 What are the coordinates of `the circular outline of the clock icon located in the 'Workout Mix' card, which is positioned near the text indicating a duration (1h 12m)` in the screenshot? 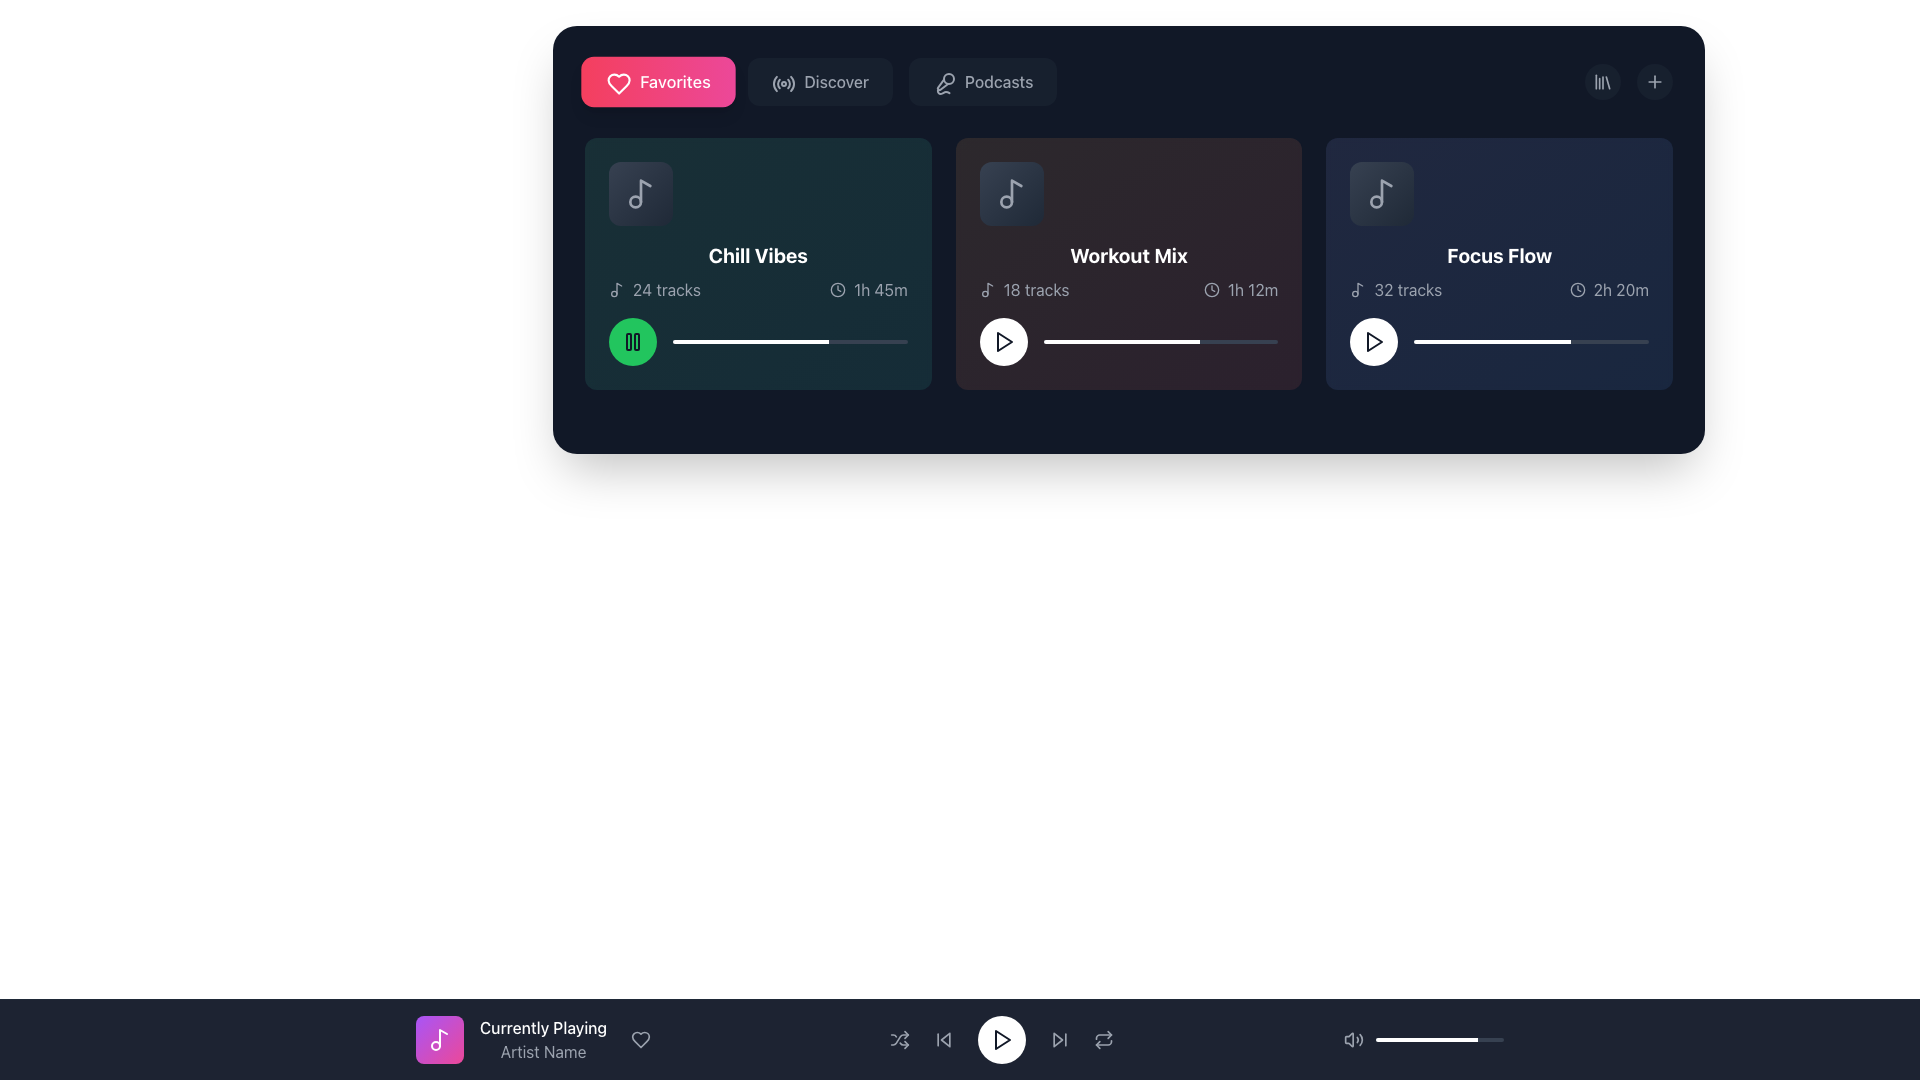 It's located at (1210, 289).